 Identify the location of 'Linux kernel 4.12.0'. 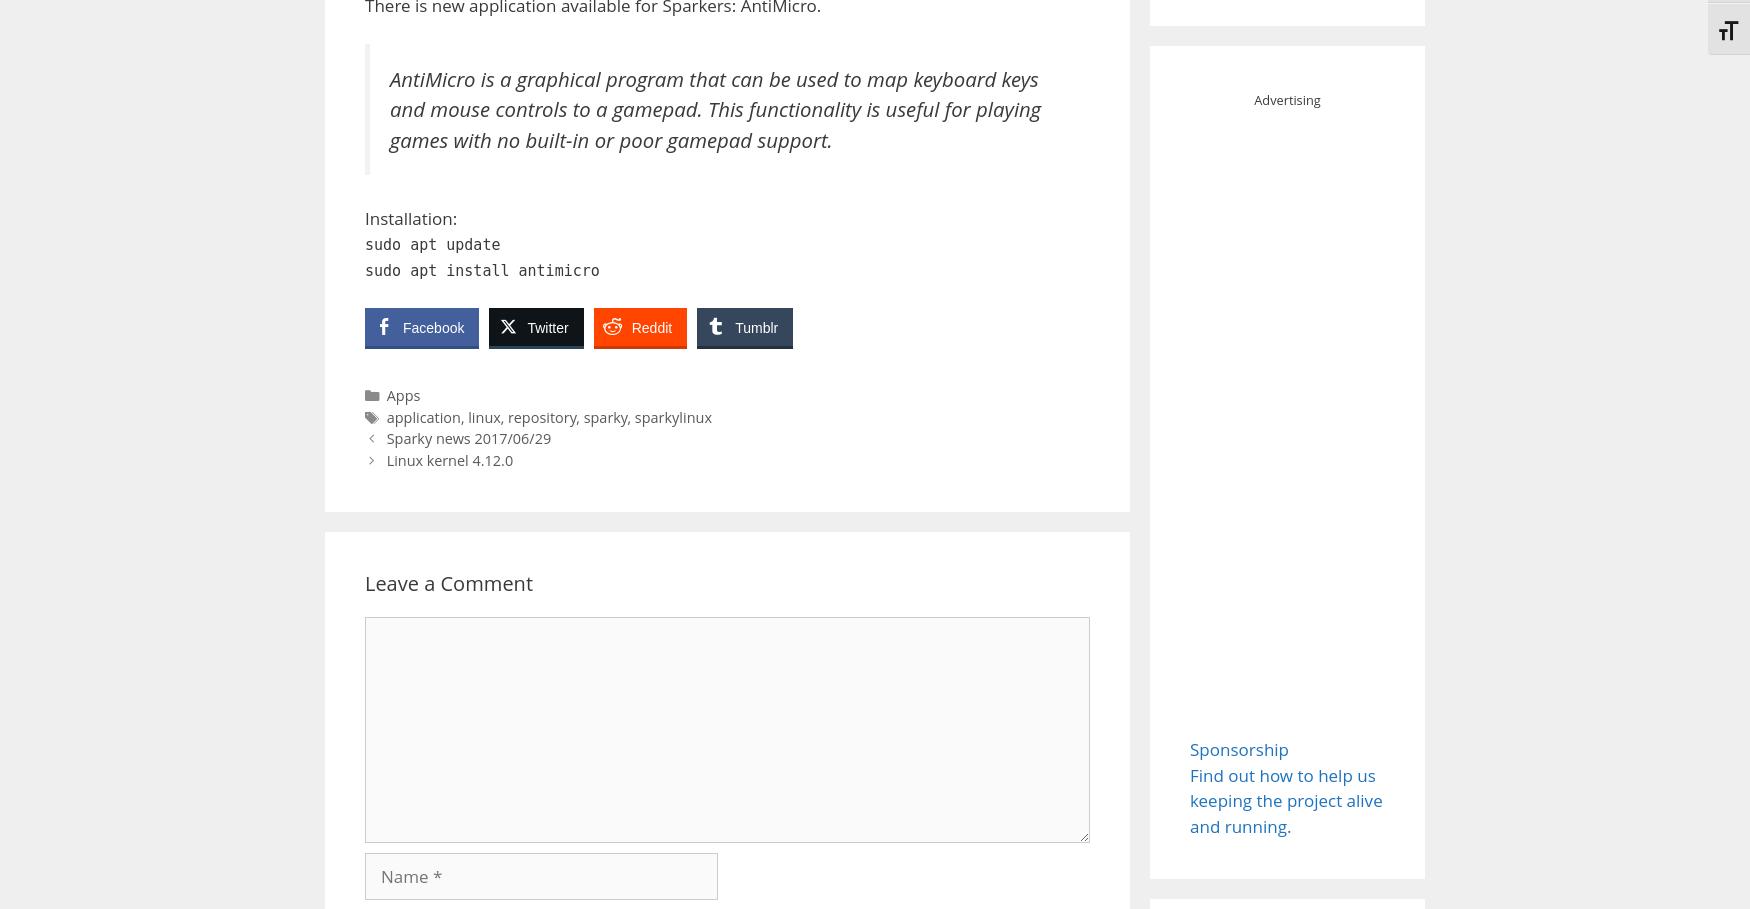
(385, 459).